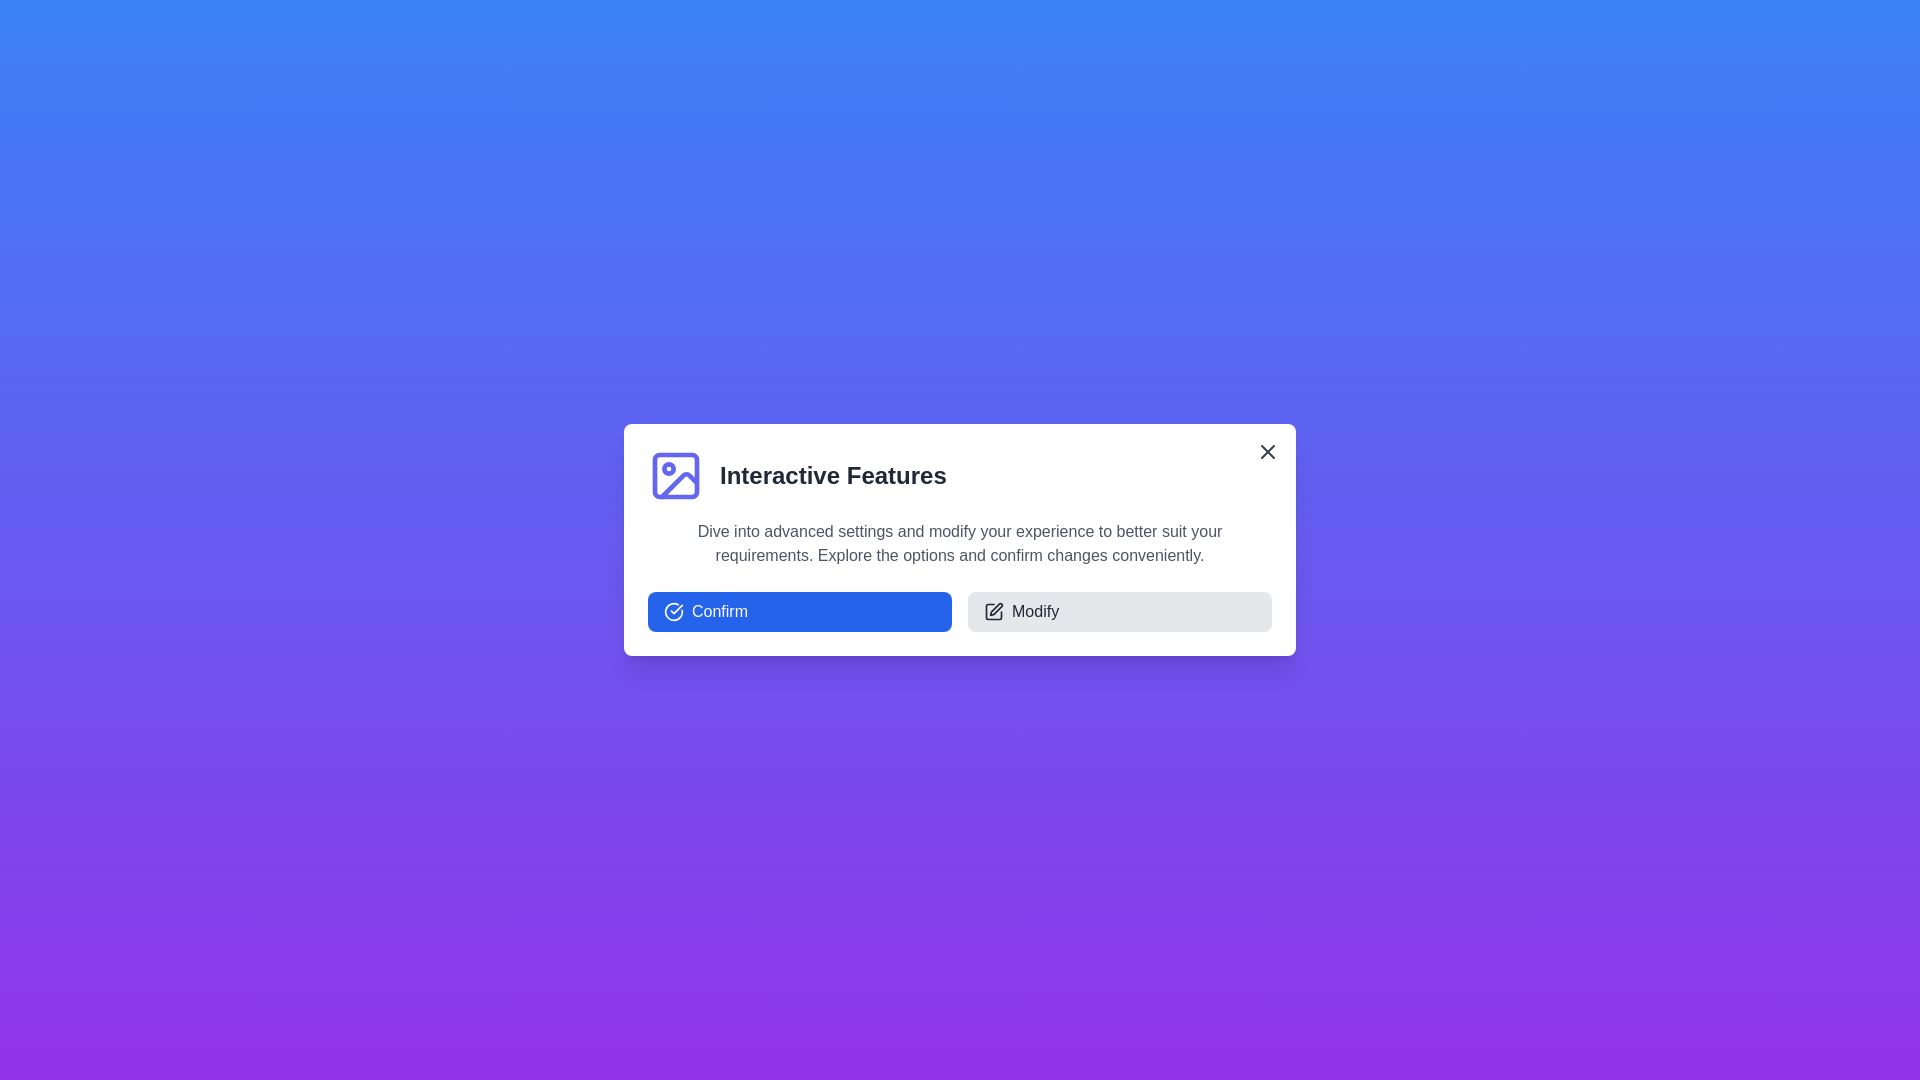 This screenshot has height=1080, width=1920. Describe the element at coordinates (800, 611) in the screenshot. I see `'Confirm' button to confirm the action` at that location.